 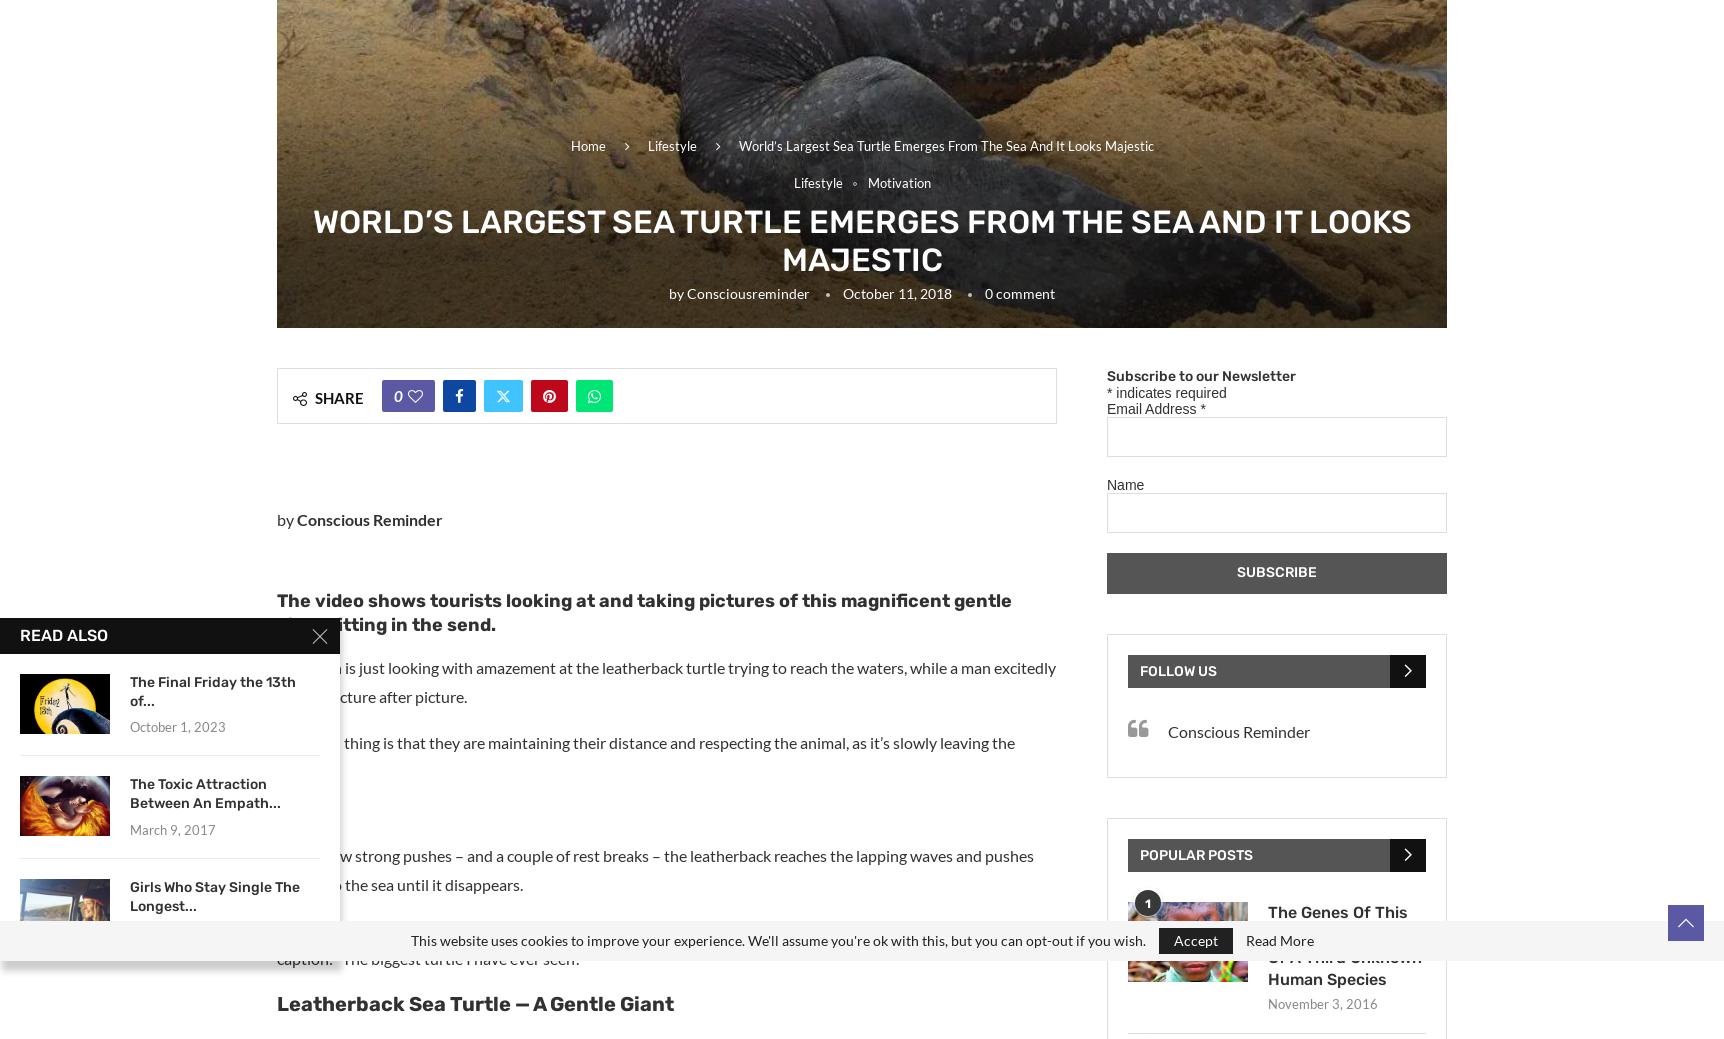 What do you see at coordinates (205, 793) in the screenshot?
I see `'The Toxic Attraction Between An Empath...'` at bounding box center [205, 793].